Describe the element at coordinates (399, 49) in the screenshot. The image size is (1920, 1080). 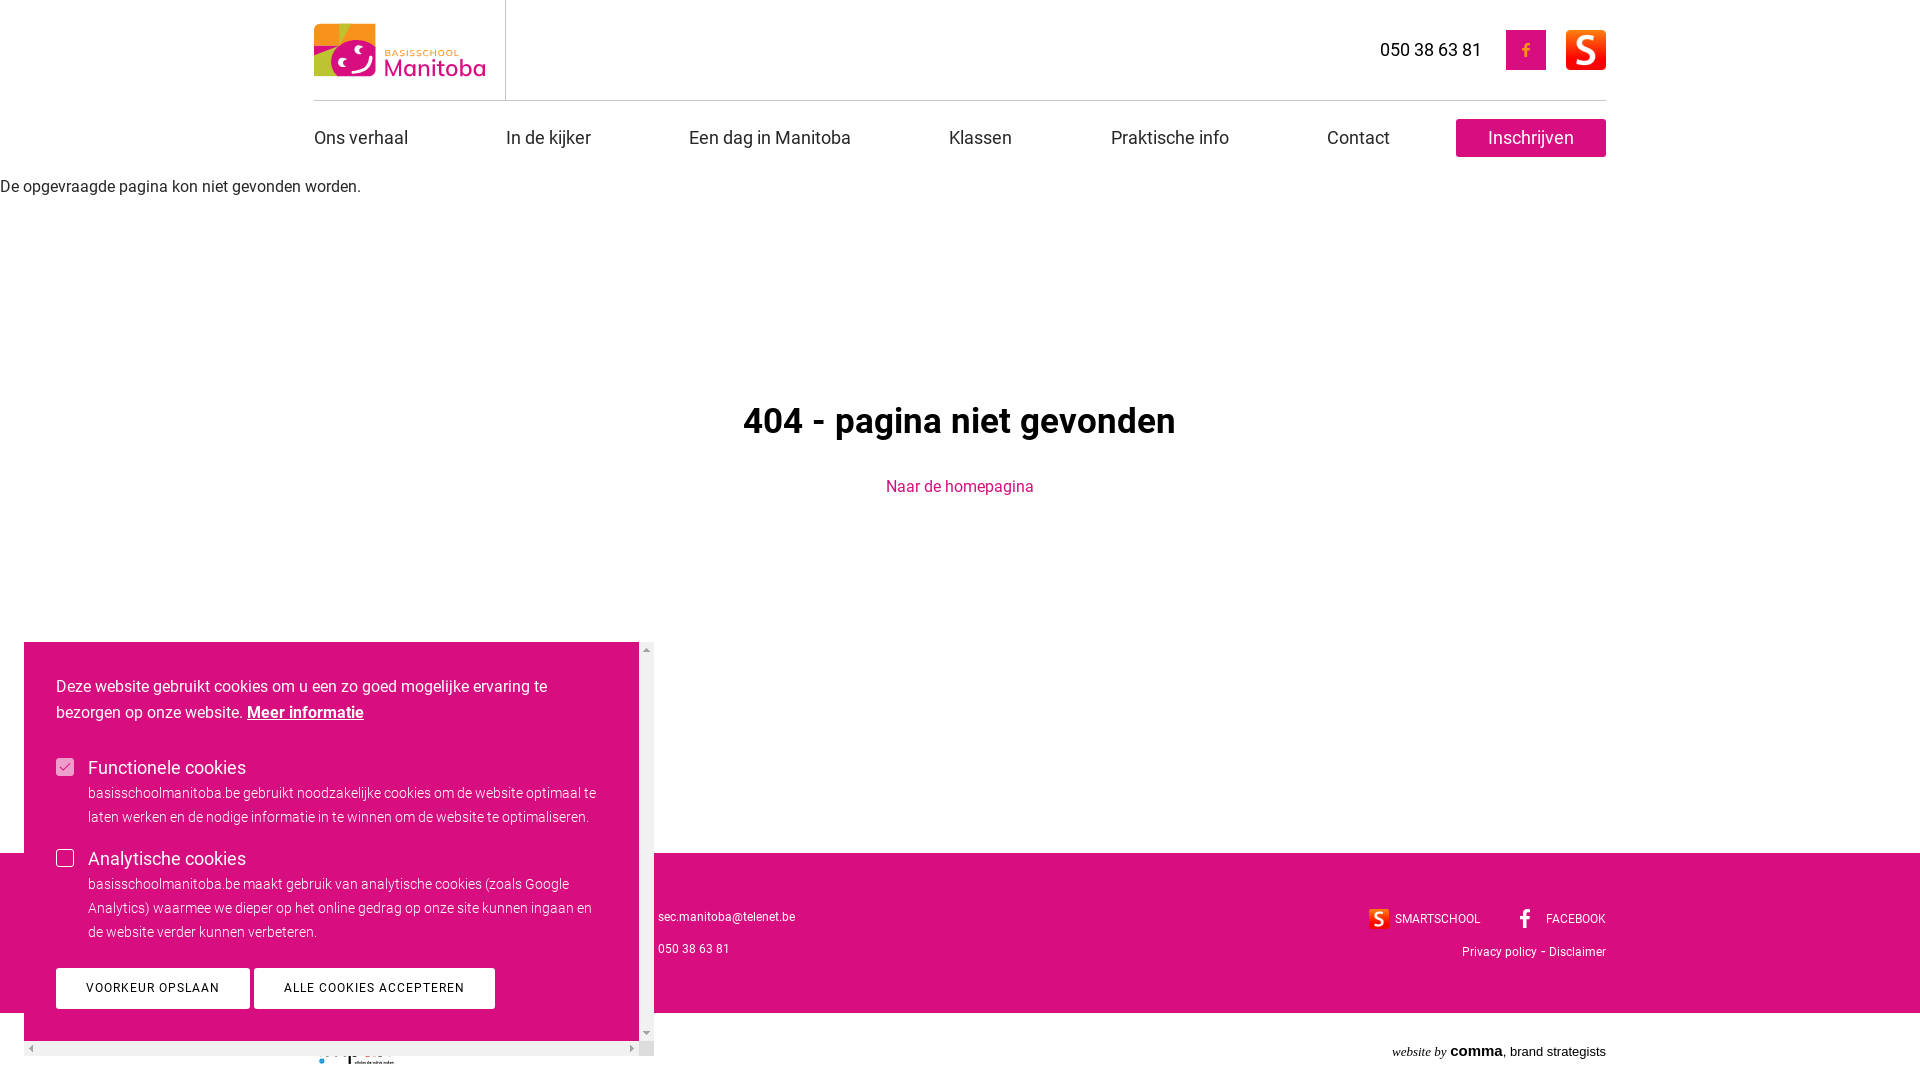
I see `'Manitoba'` at that location.